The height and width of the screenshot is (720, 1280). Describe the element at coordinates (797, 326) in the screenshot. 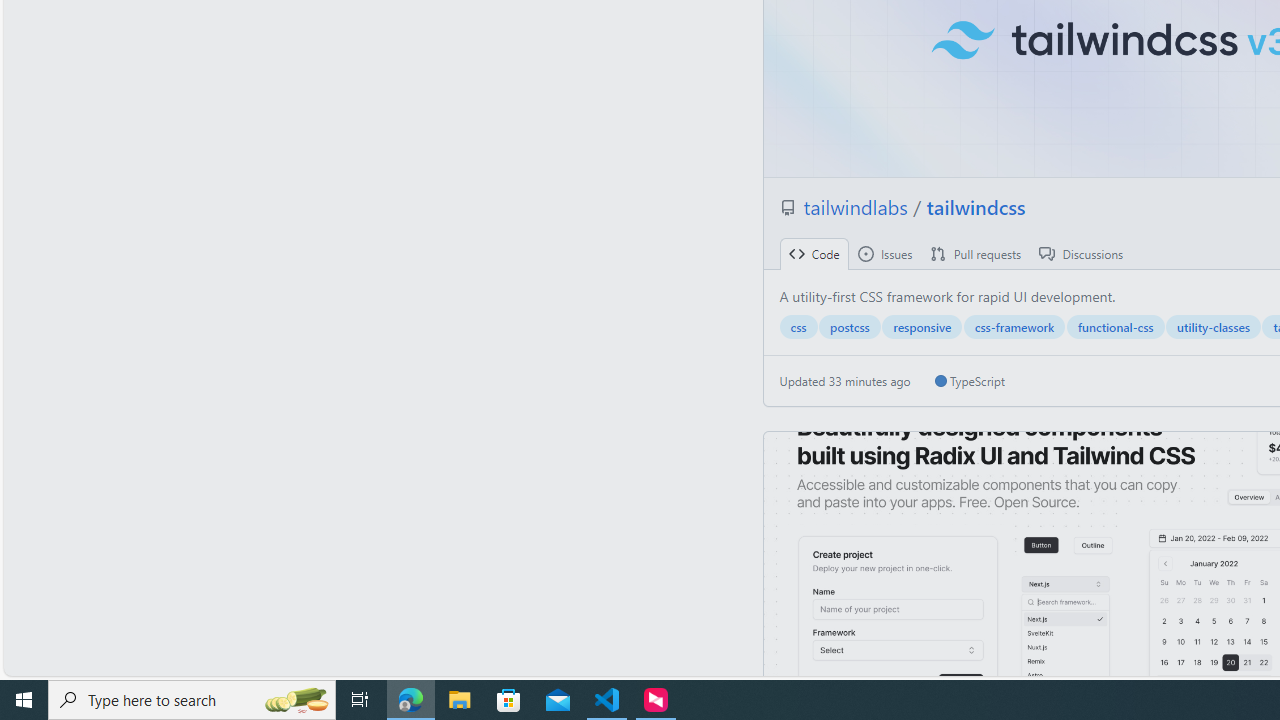

I see `'css'` at that location.